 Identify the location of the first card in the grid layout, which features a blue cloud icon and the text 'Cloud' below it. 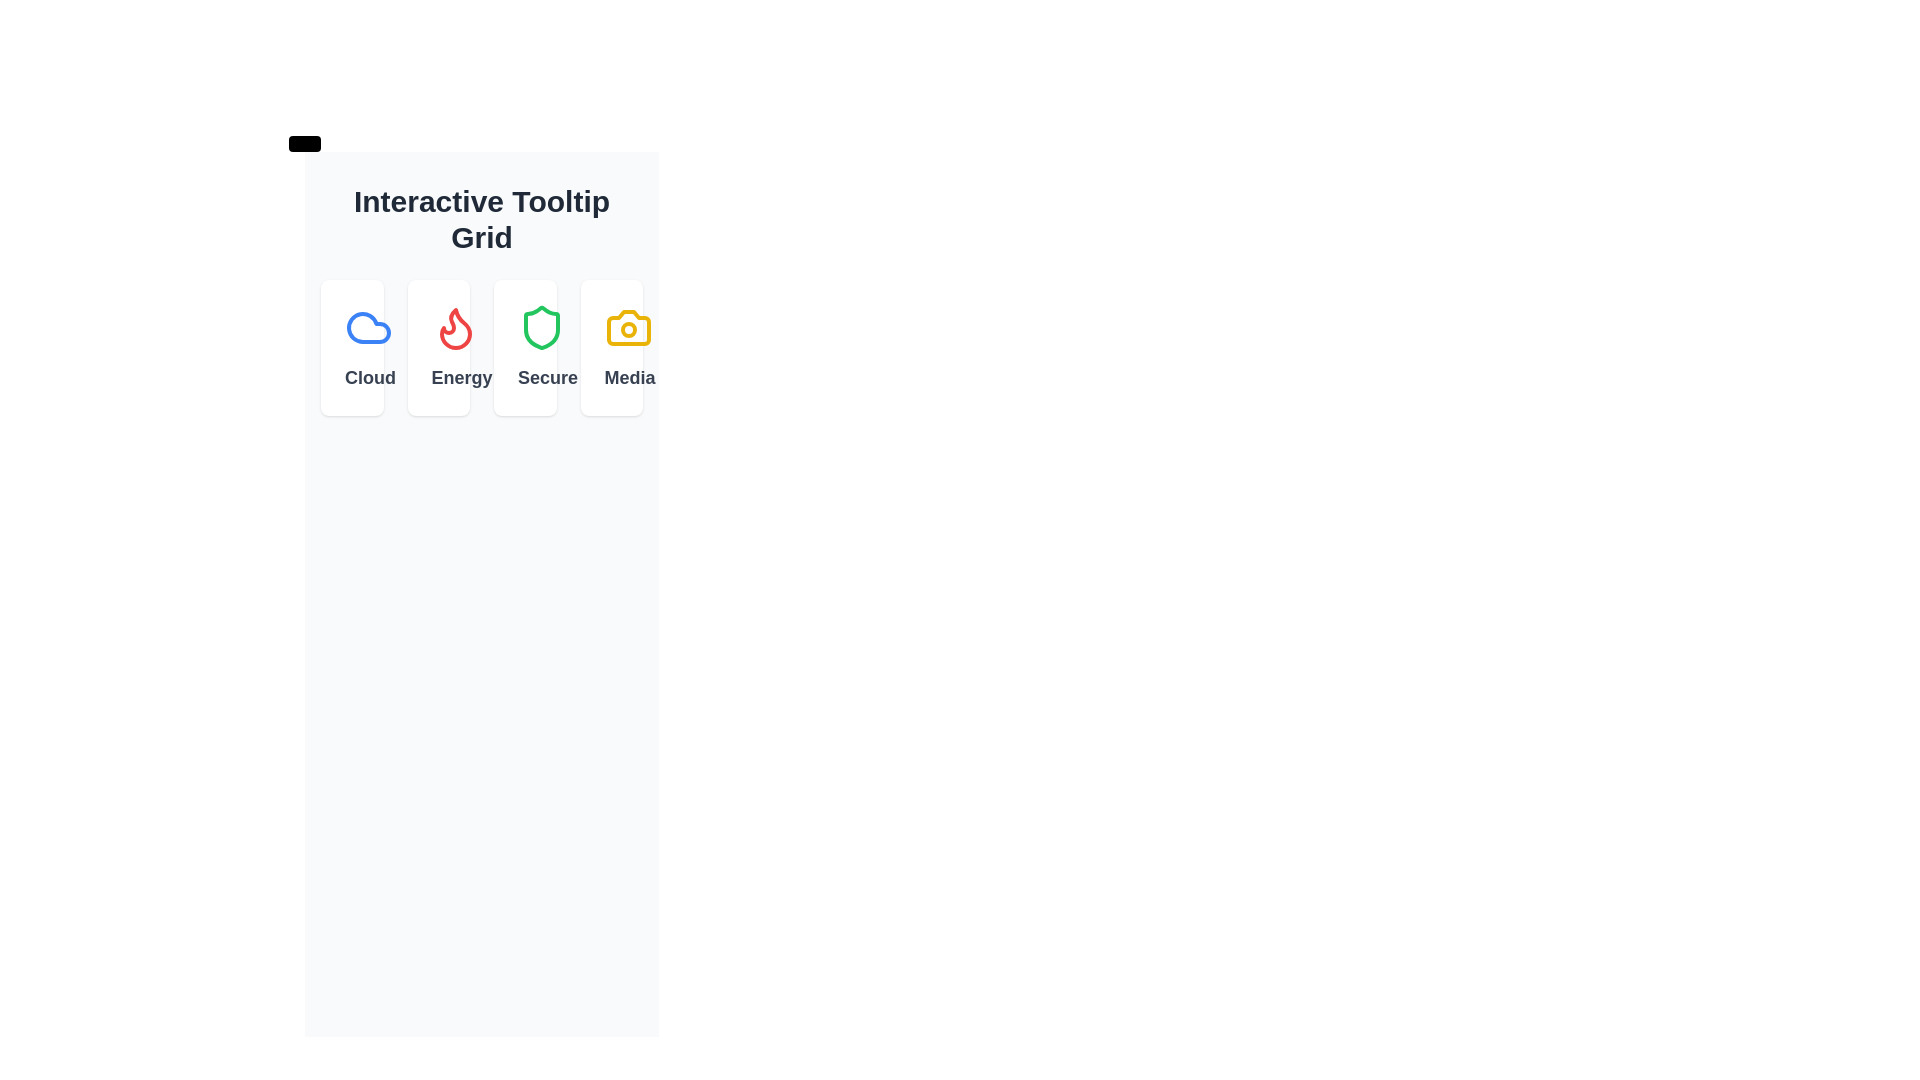
(352, 346).